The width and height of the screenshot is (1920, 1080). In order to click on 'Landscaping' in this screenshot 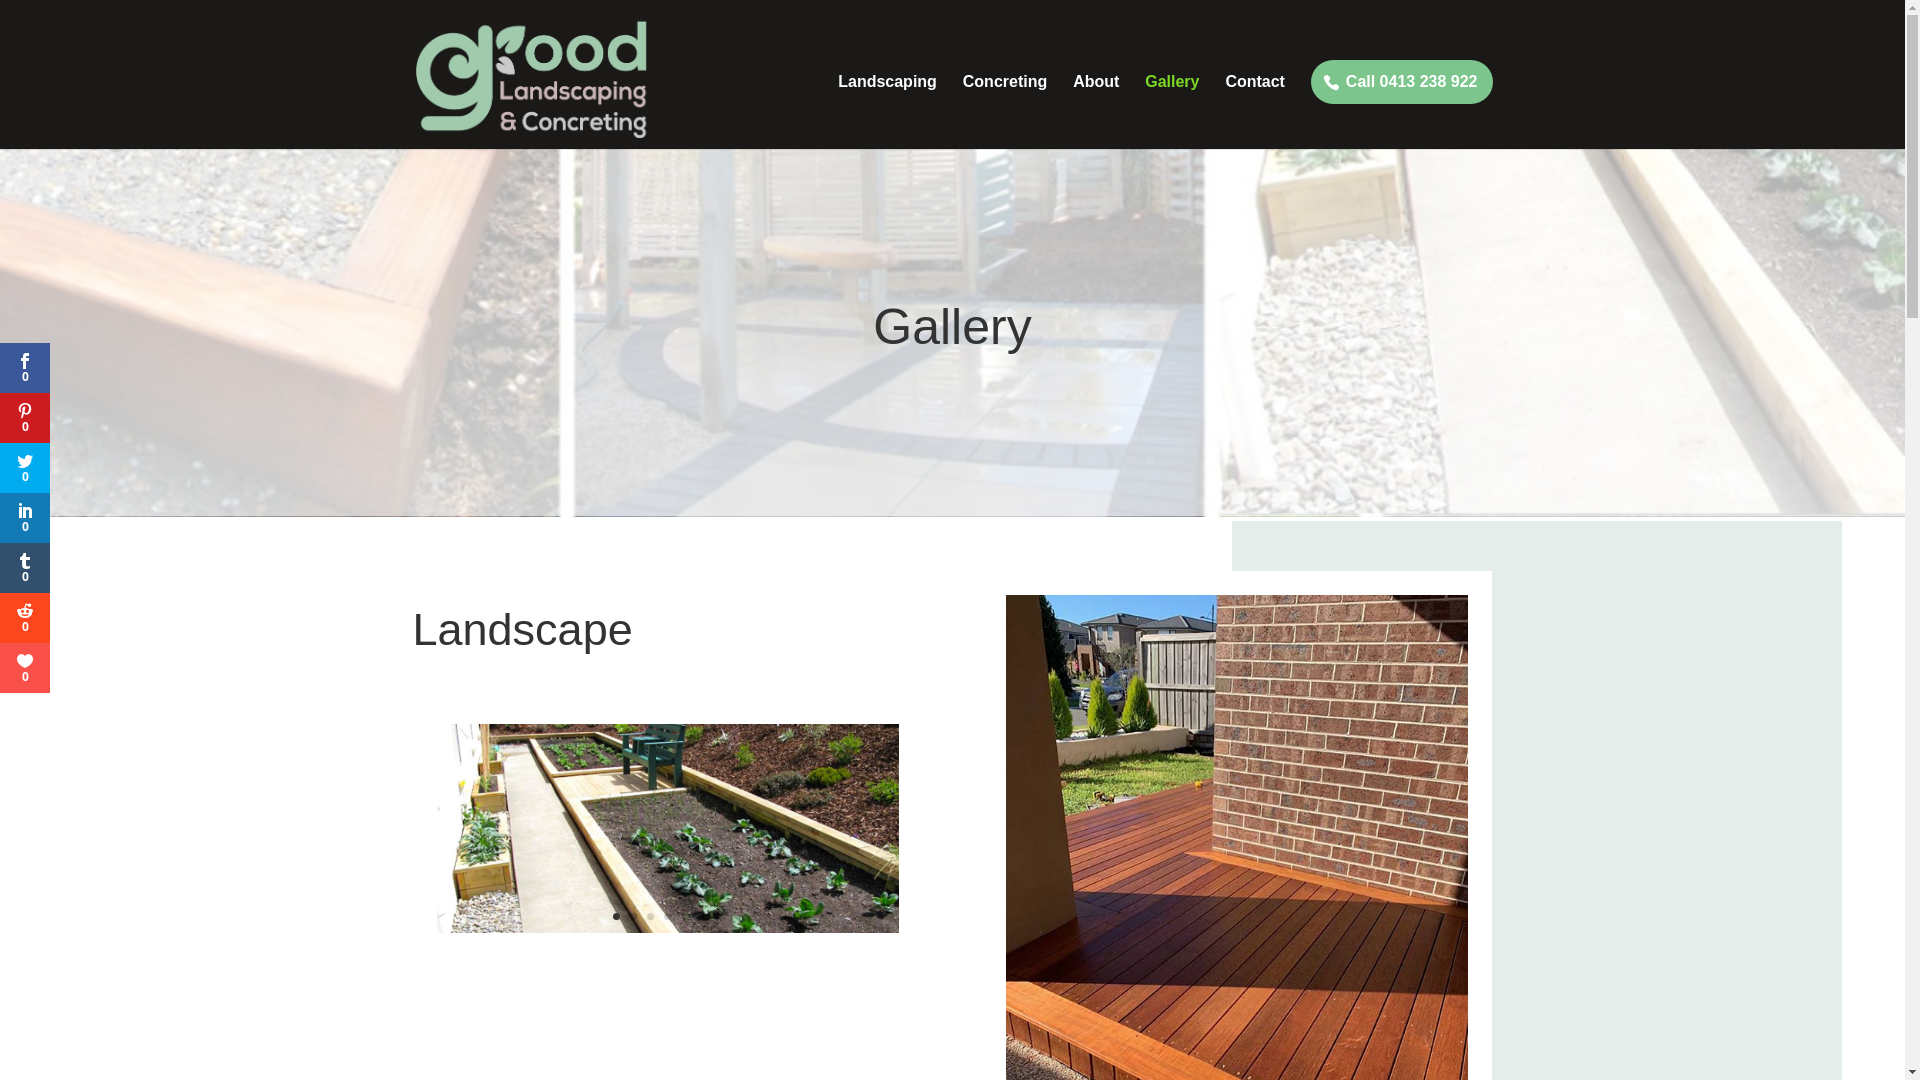, I will do `click(886, 111)`.